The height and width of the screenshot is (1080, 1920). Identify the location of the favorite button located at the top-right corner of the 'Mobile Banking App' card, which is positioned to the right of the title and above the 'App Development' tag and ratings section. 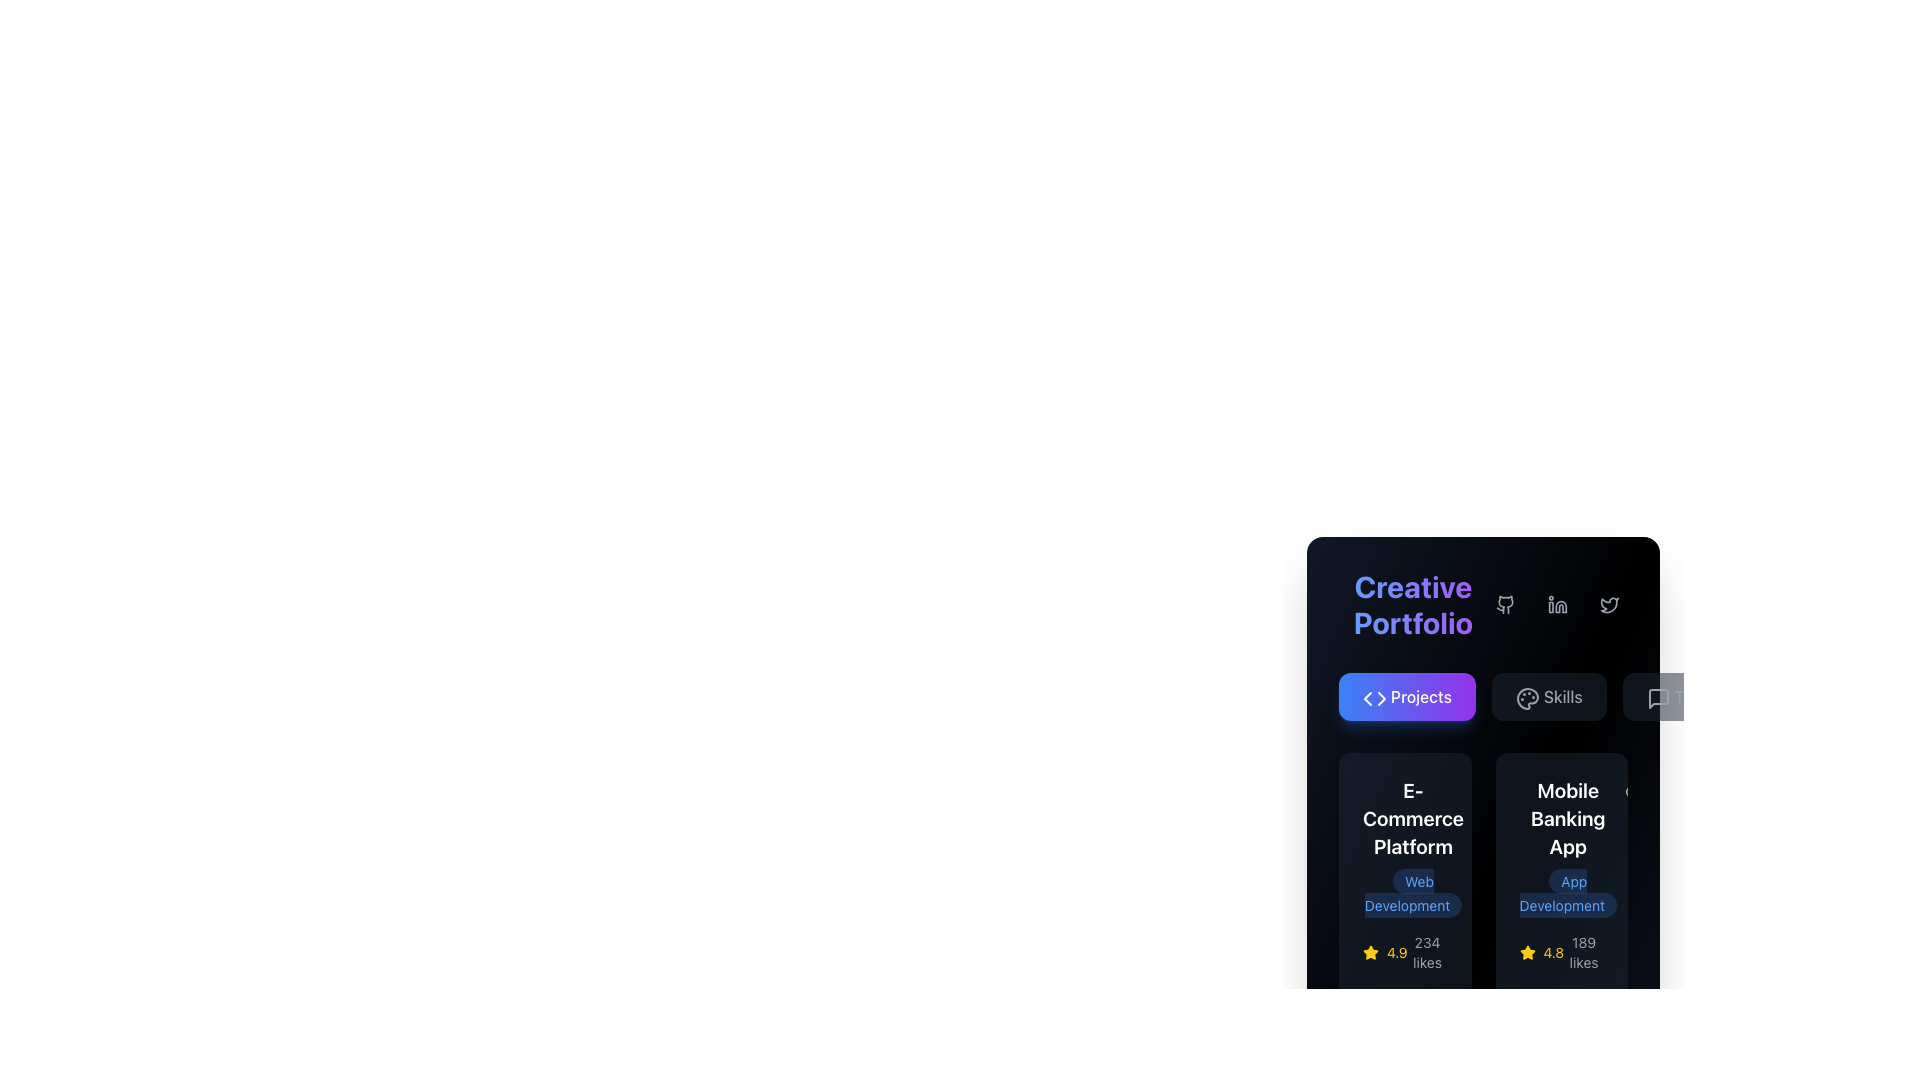
(1635, 793).